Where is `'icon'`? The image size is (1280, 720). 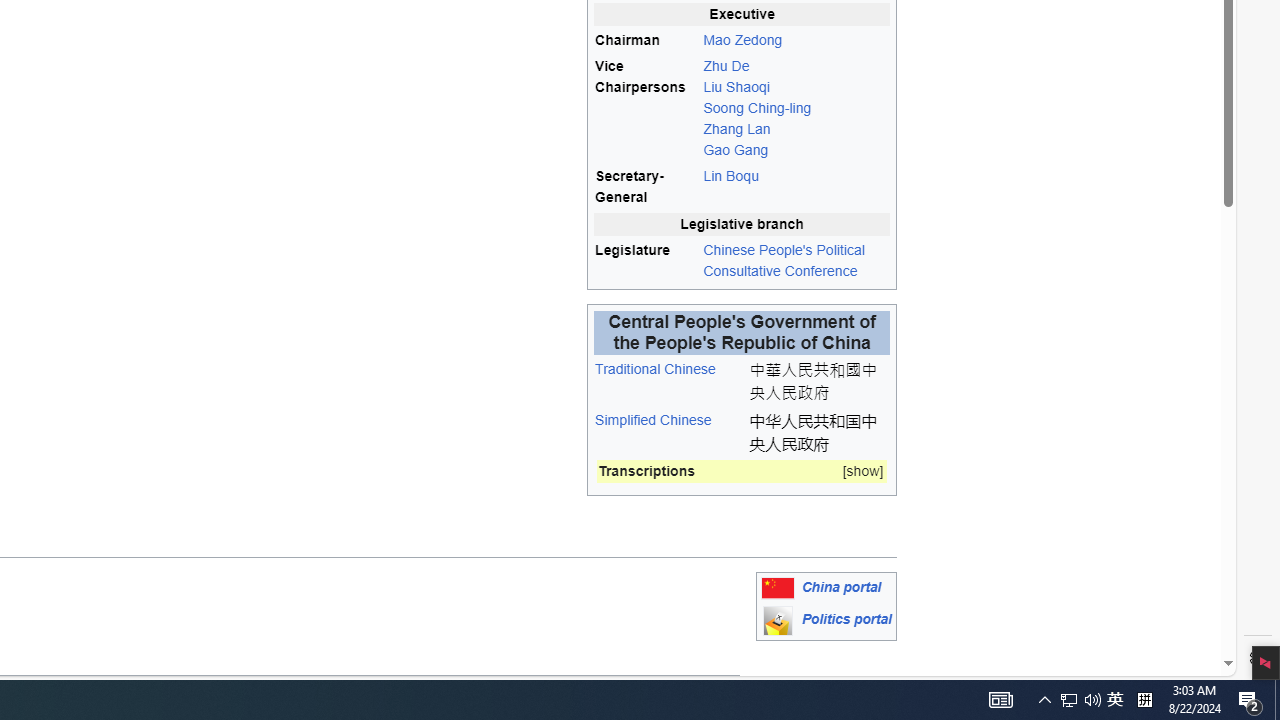 'icon' is located at coordinates (776, 619).